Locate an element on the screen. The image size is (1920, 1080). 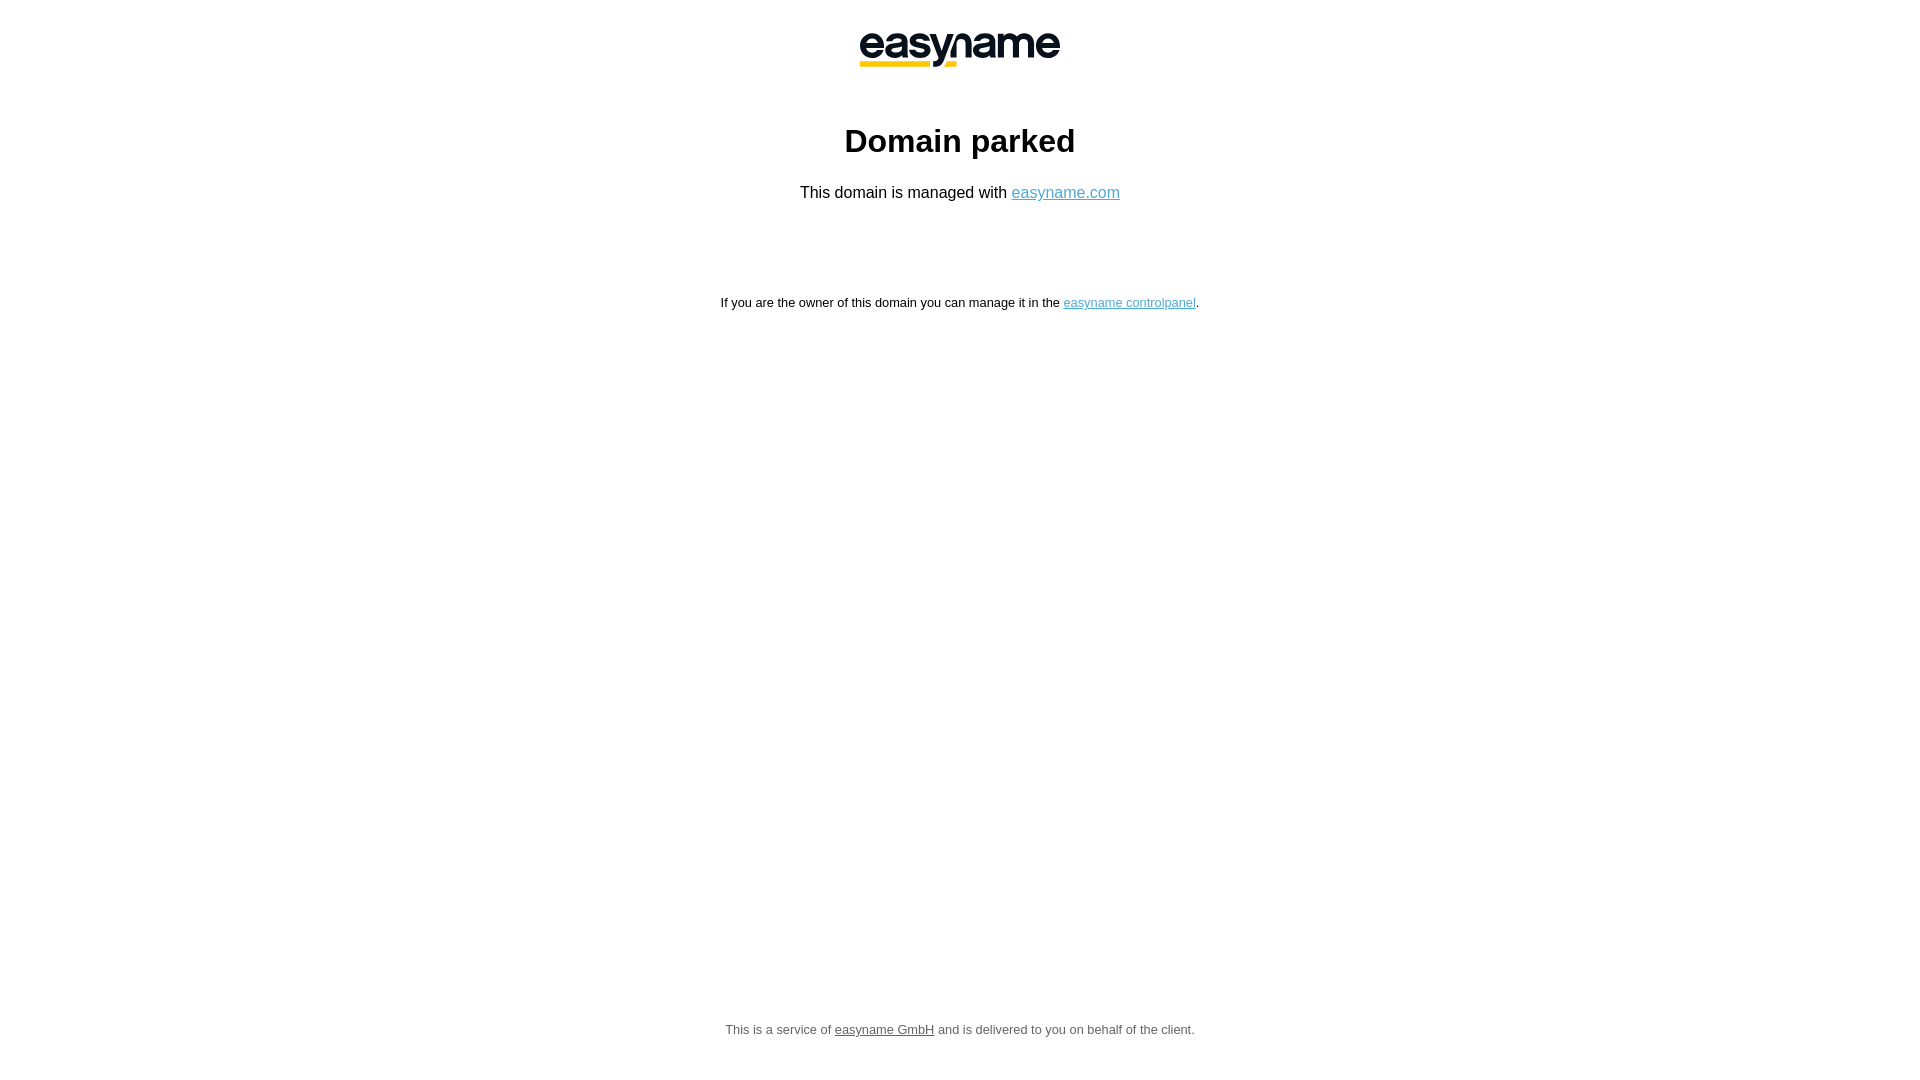
'easyname.com' is located at coordinates (1065, 192).